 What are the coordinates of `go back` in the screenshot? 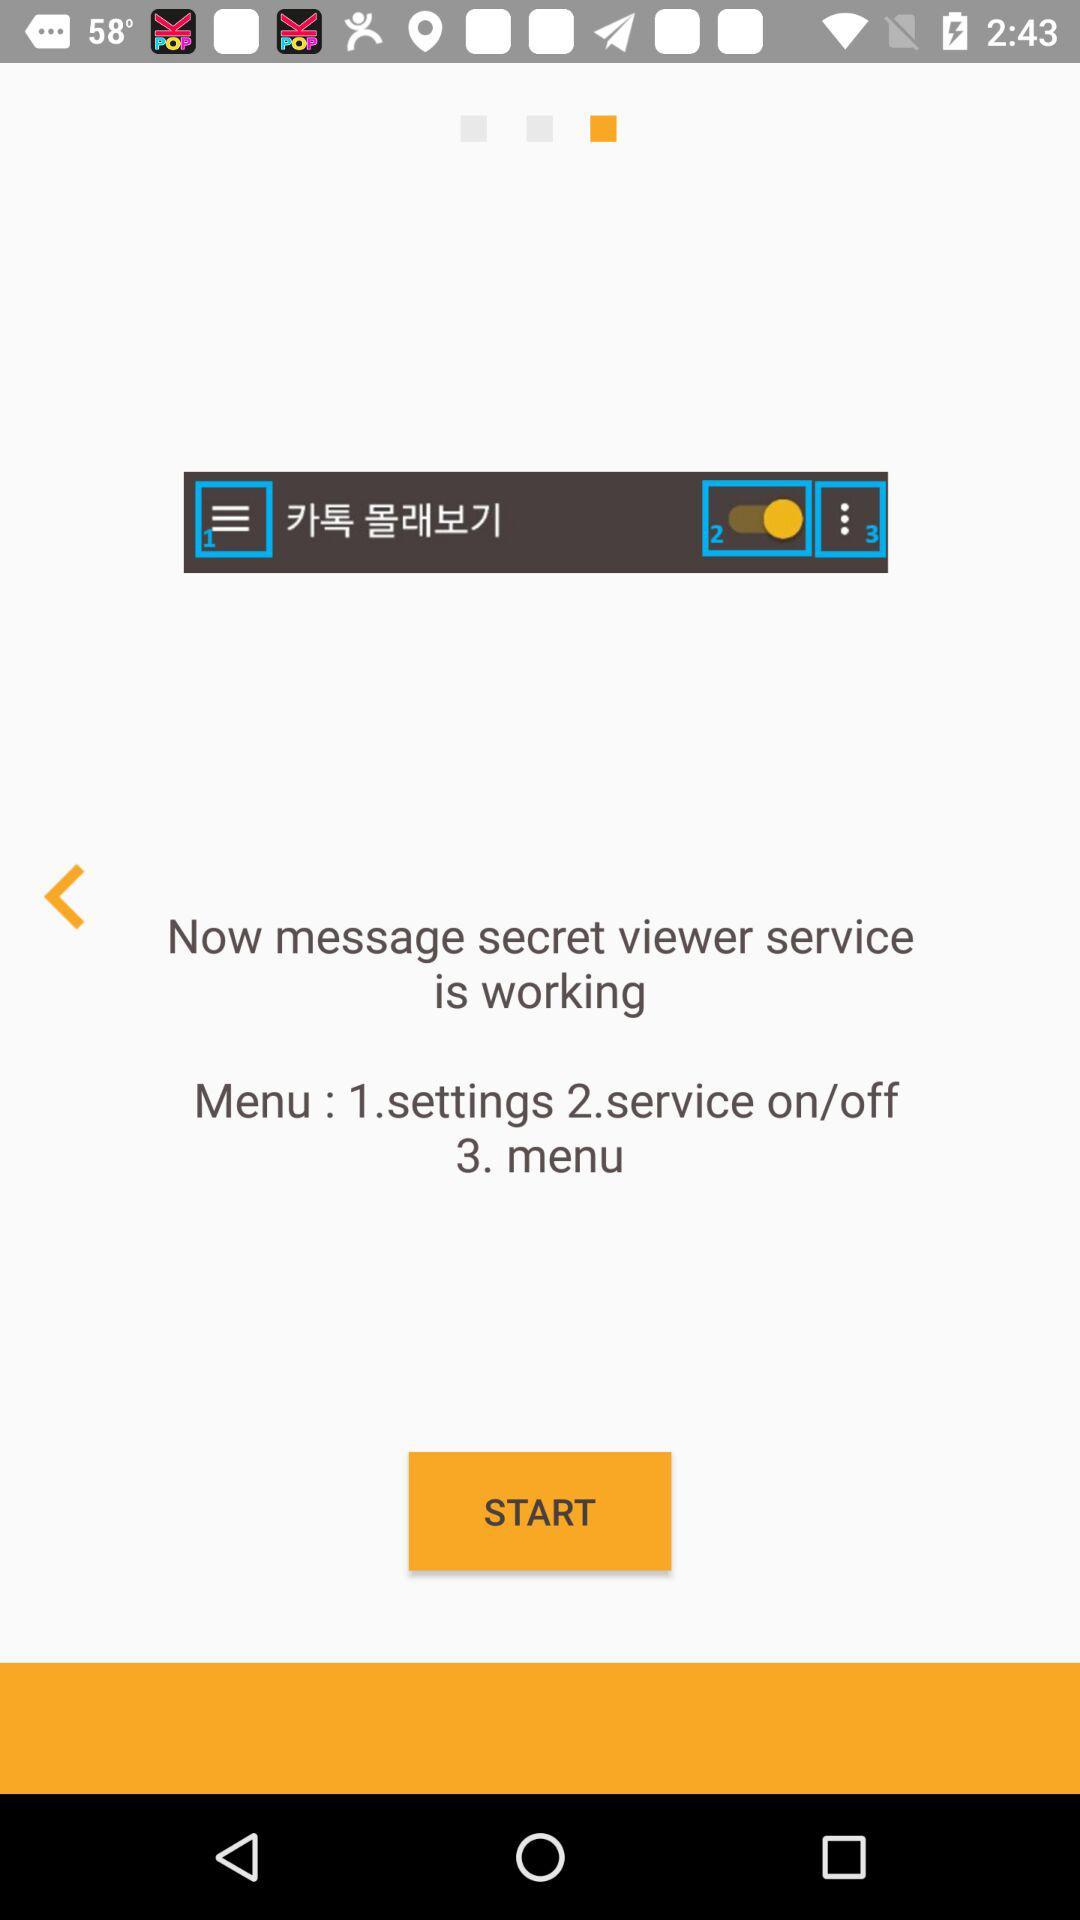 It's located at (64, 895).